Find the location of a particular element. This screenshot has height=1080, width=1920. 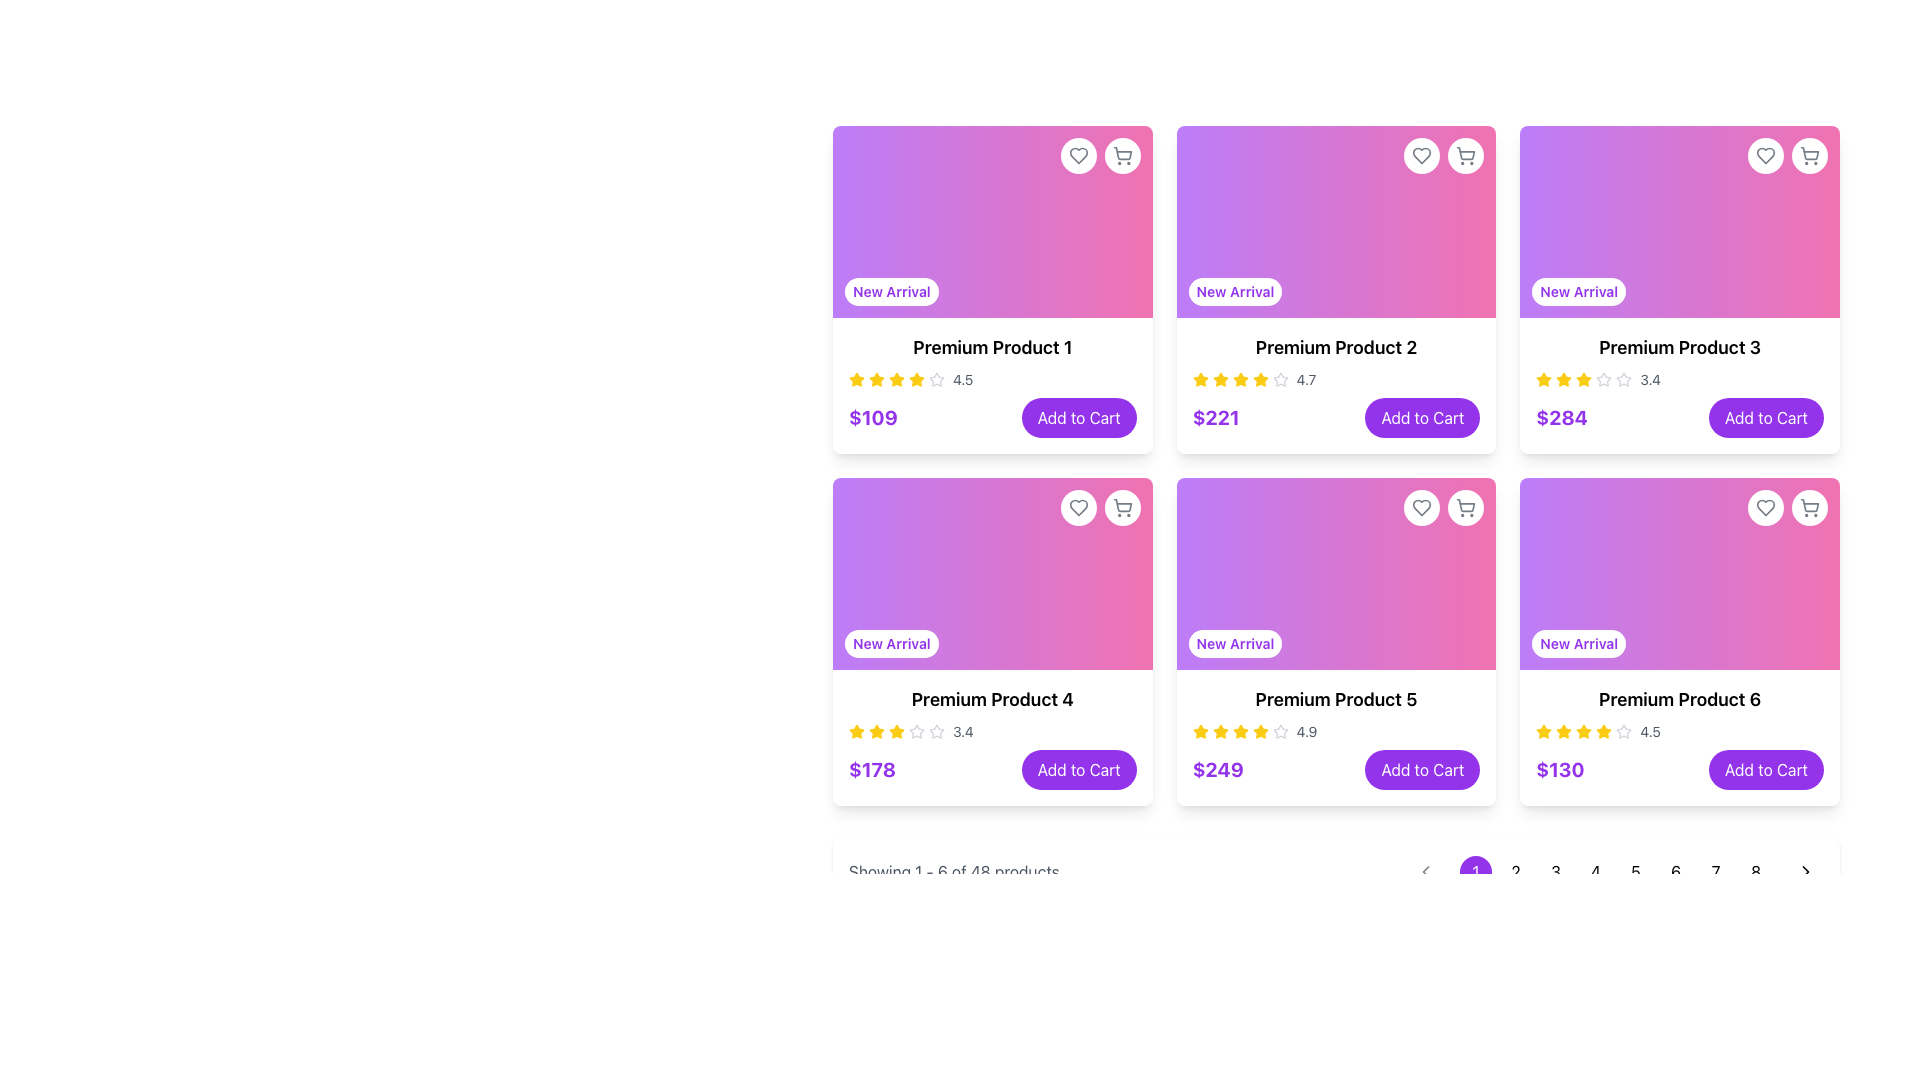

the circular button with a white background and heart icon located in the top-right corner of the card for 'Premium Product 4' is located at coordinates (1077, 507).